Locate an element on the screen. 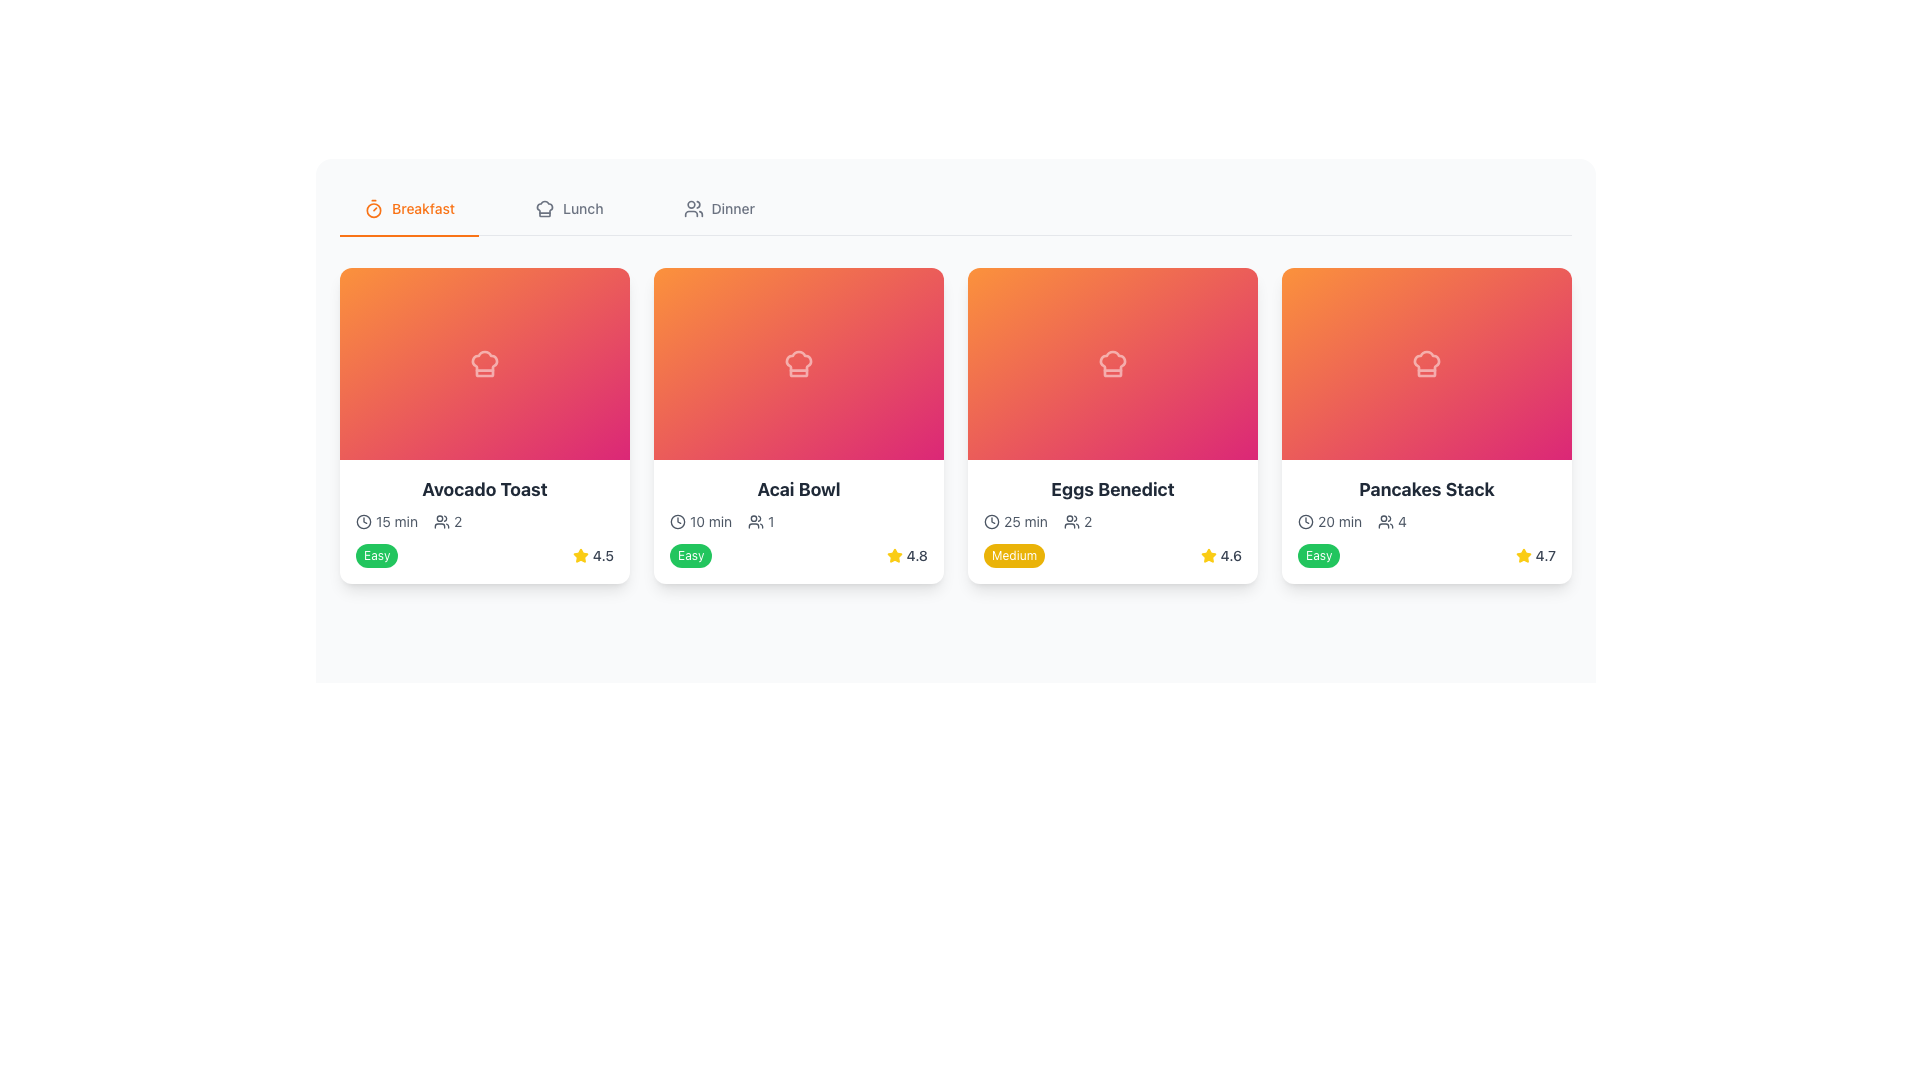  the small text label displaying the number '2' located near the group icon within the 'Eggs Benedict' card, indicating a quantity count is located at coordinates (1087, 520).